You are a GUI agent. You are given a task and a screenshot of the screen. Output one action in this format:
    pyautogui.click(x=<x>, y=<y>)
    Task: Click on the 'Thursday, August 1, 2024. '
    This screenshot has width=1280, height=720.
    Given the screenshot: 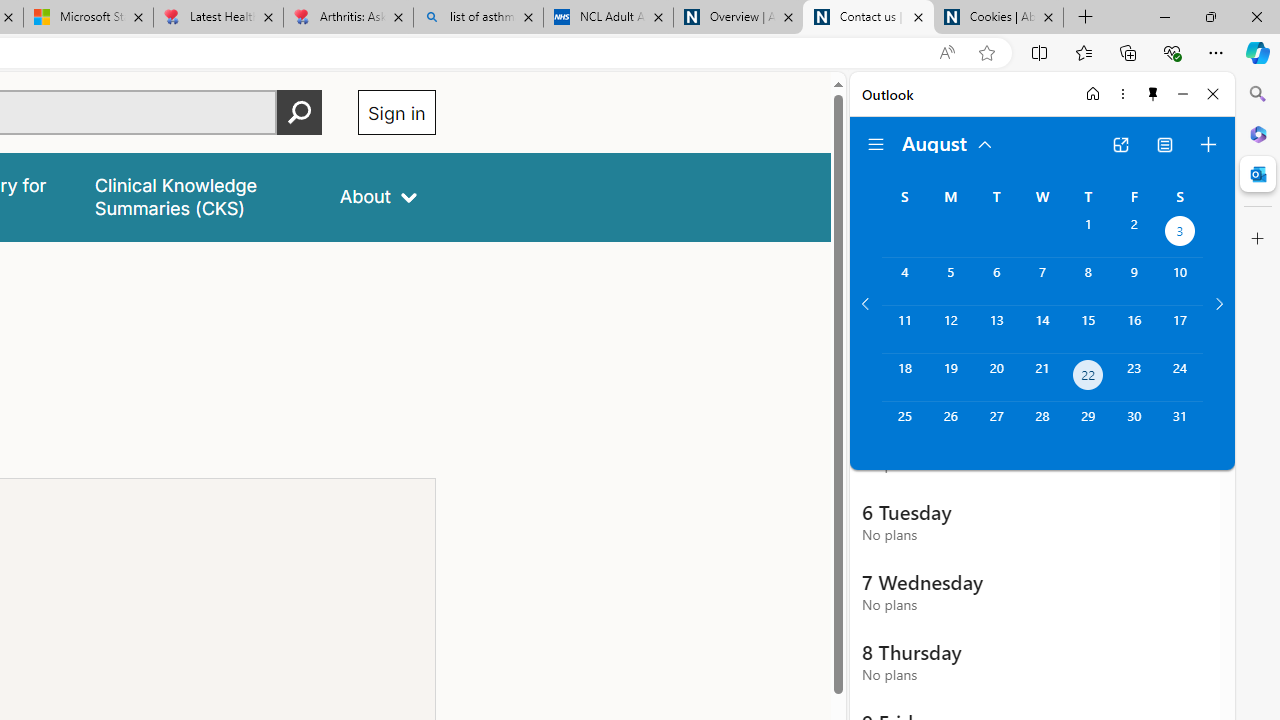 What is the action you would take?
    pyautogui.click(x=1087, y=232)
    